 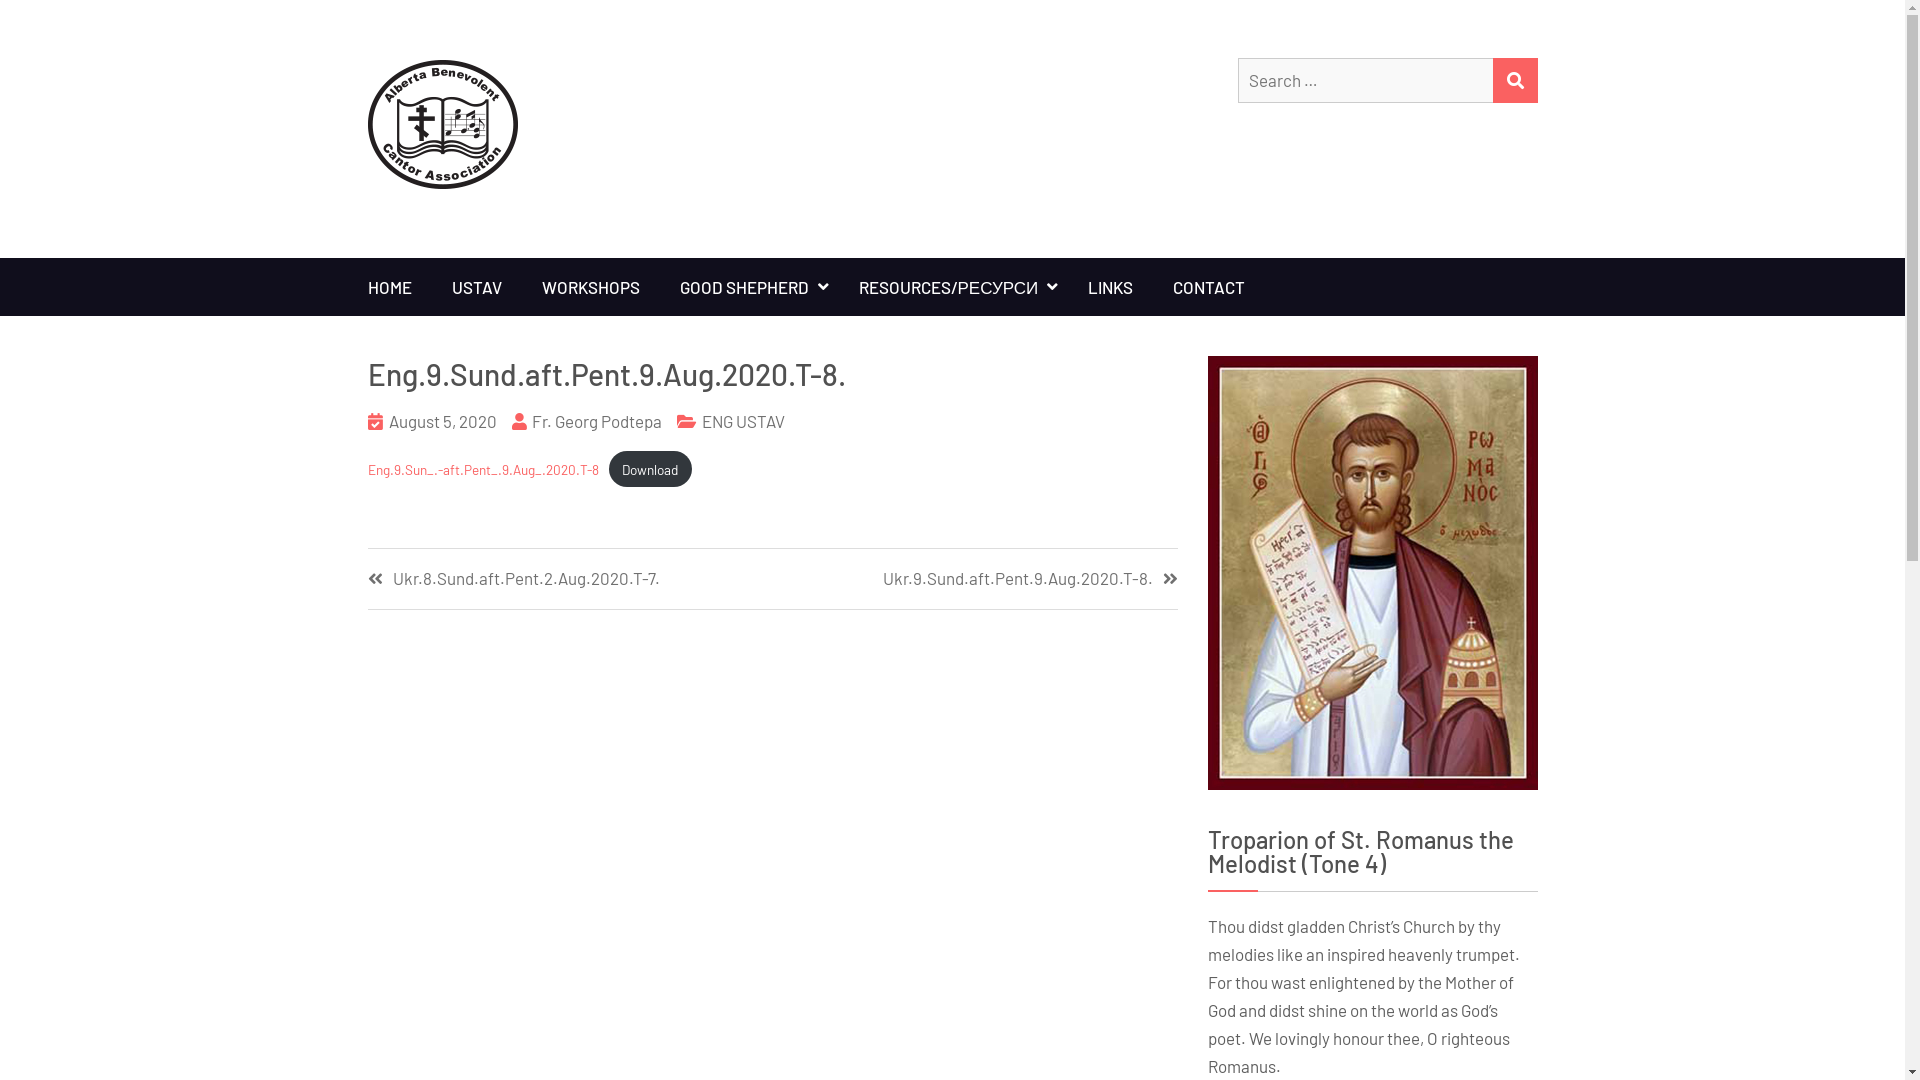 What do you see at coordinates (1109, 286) in the screenshot?
I see `'LINKS'` at bounding box center [1109, 286].